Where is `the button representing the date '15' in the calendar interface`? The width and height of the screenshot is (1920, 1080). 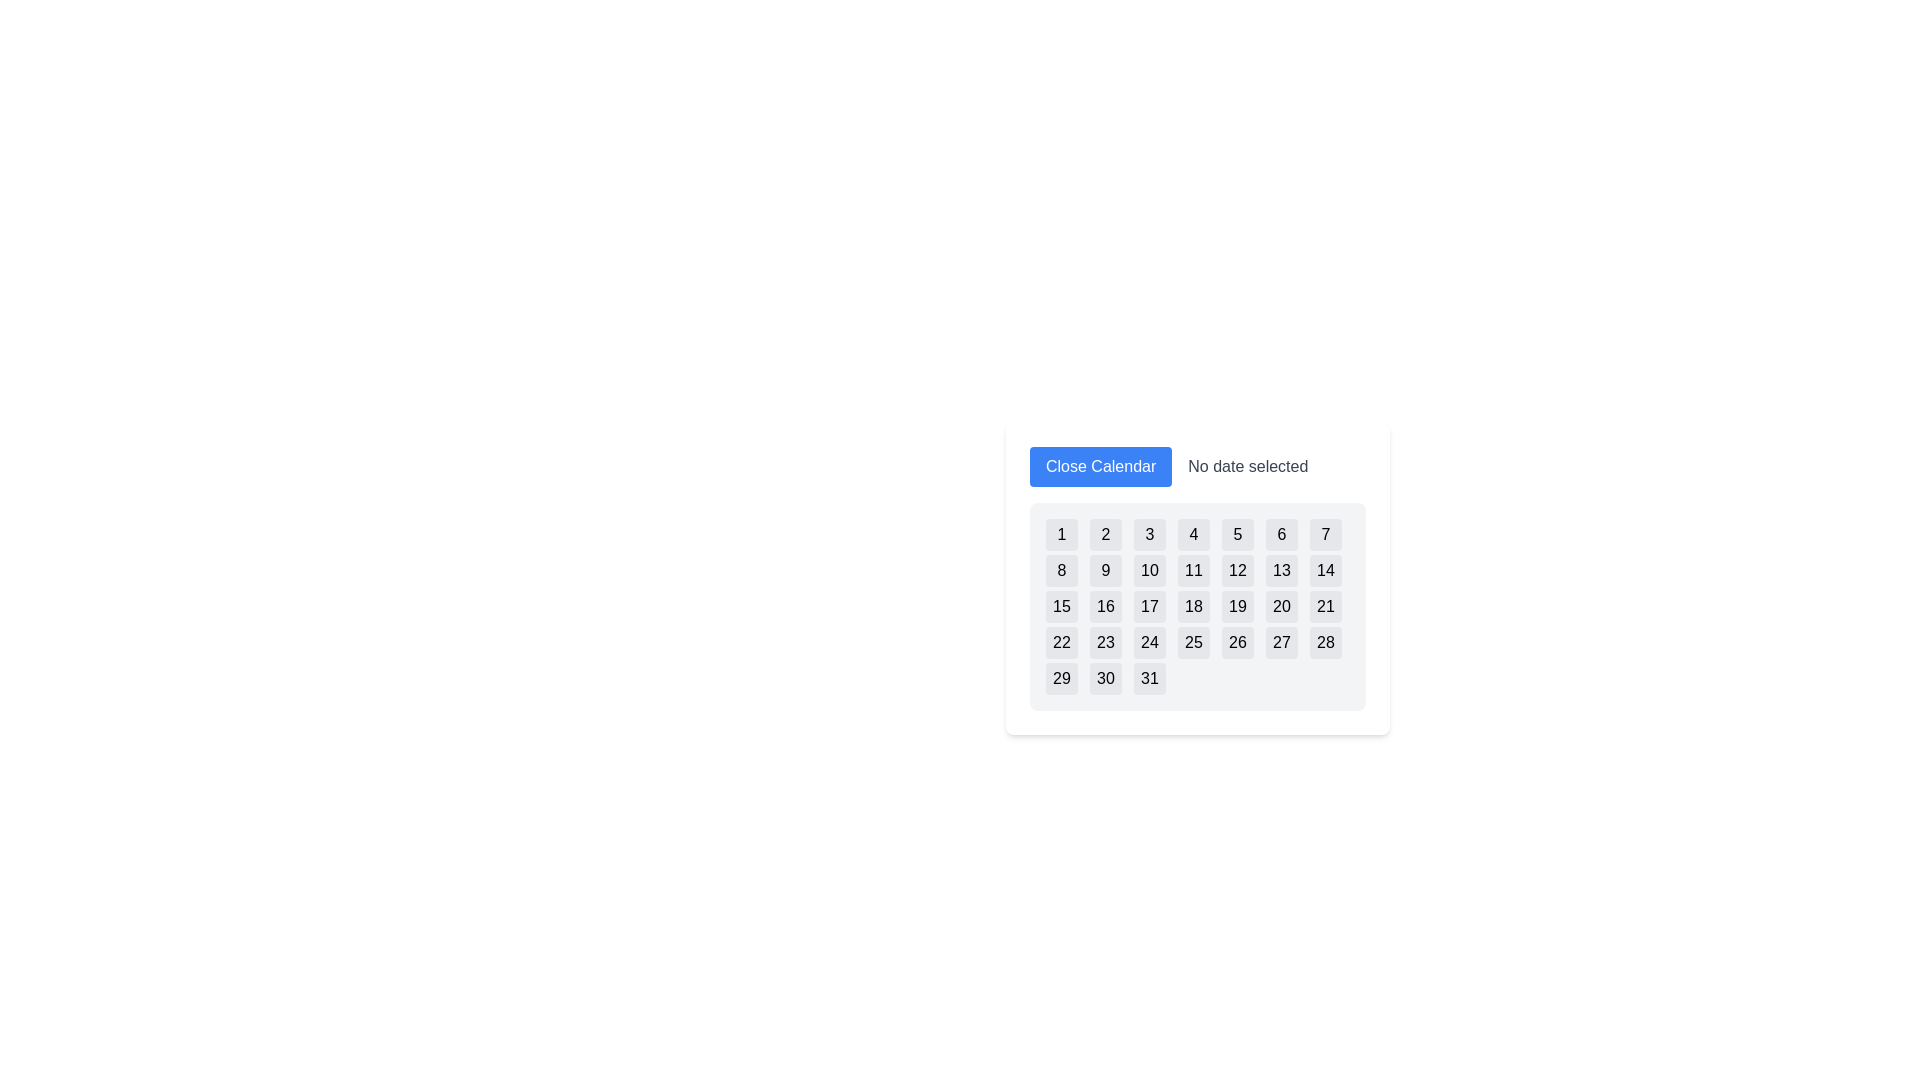
the button representing the date '15' in the calendar interface is located at coordinates (1060, 605).